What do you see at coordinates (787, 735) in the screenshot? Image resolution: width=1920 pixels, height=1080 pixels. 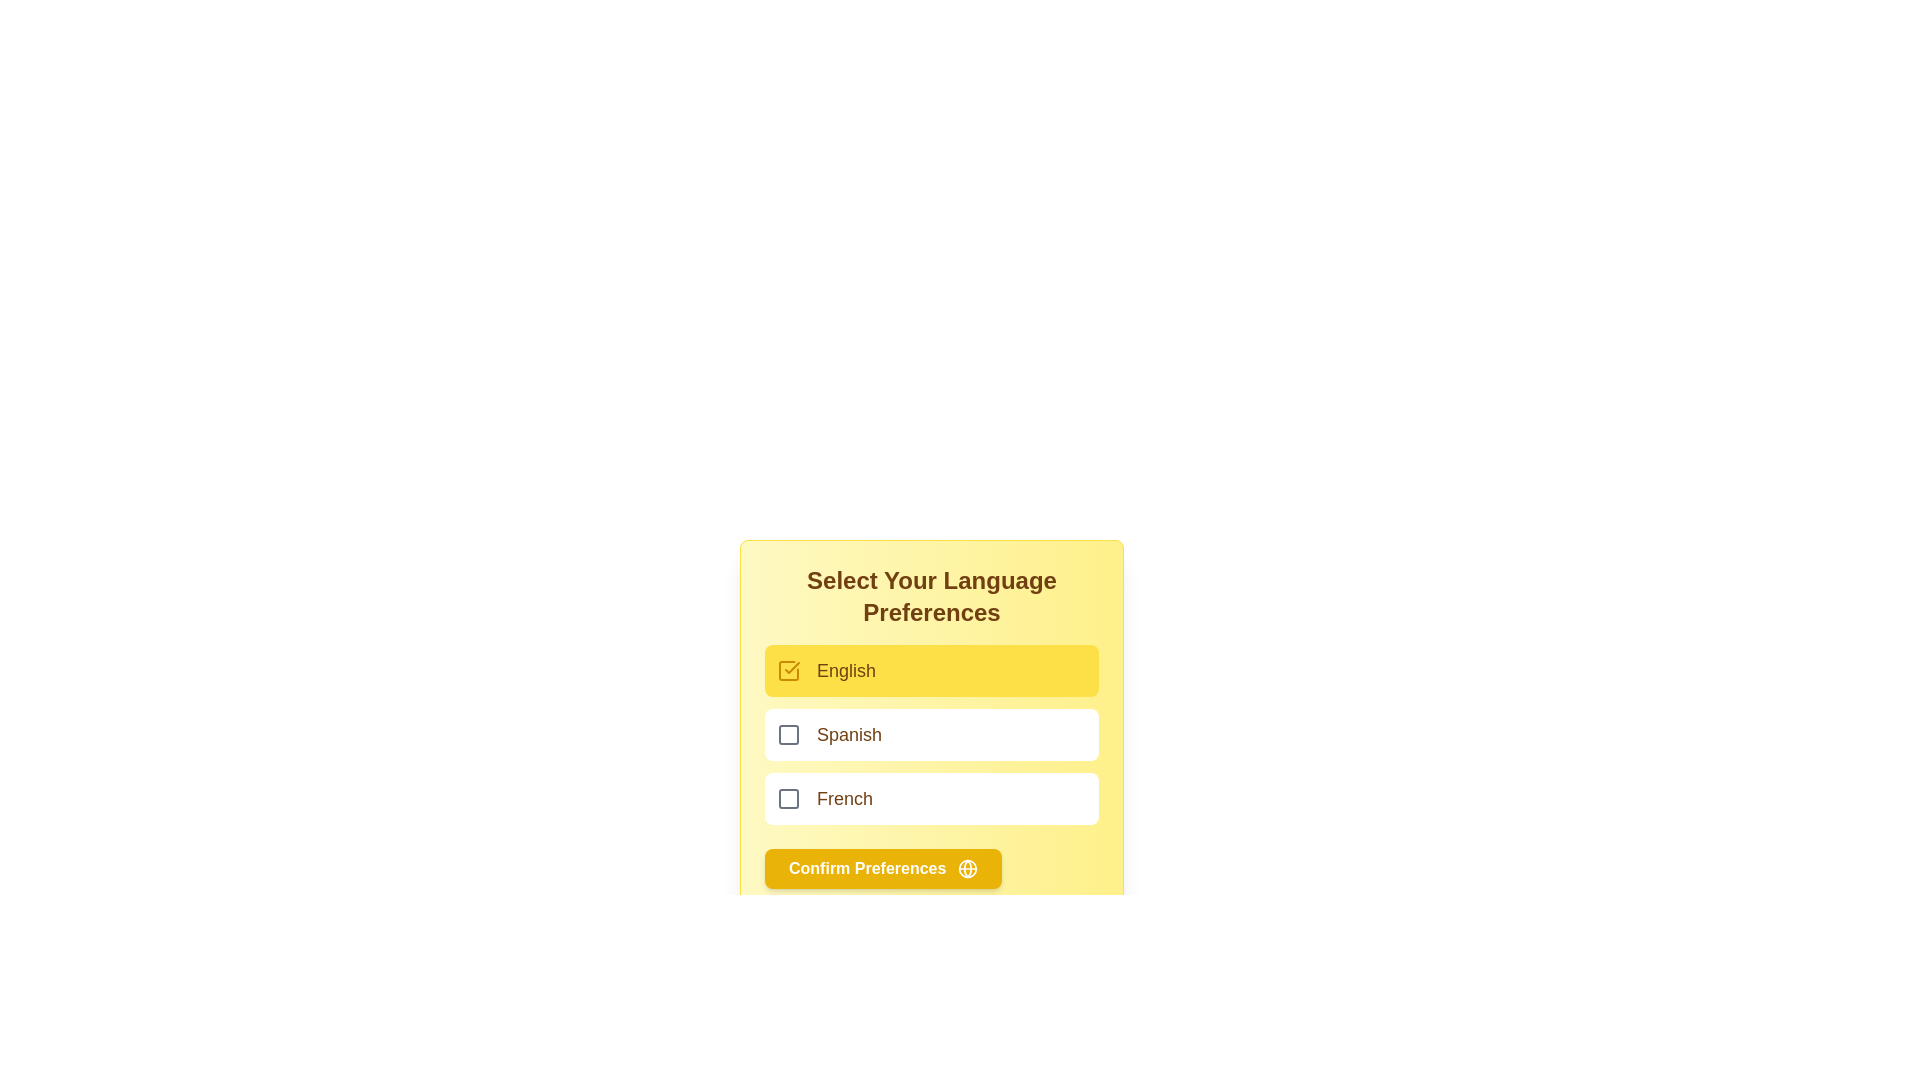 I see `the checkbox element located near the second checkbox labeled 'Spanish', which visually indicates the selection state of the associated option` at bounding box center [787, 735].